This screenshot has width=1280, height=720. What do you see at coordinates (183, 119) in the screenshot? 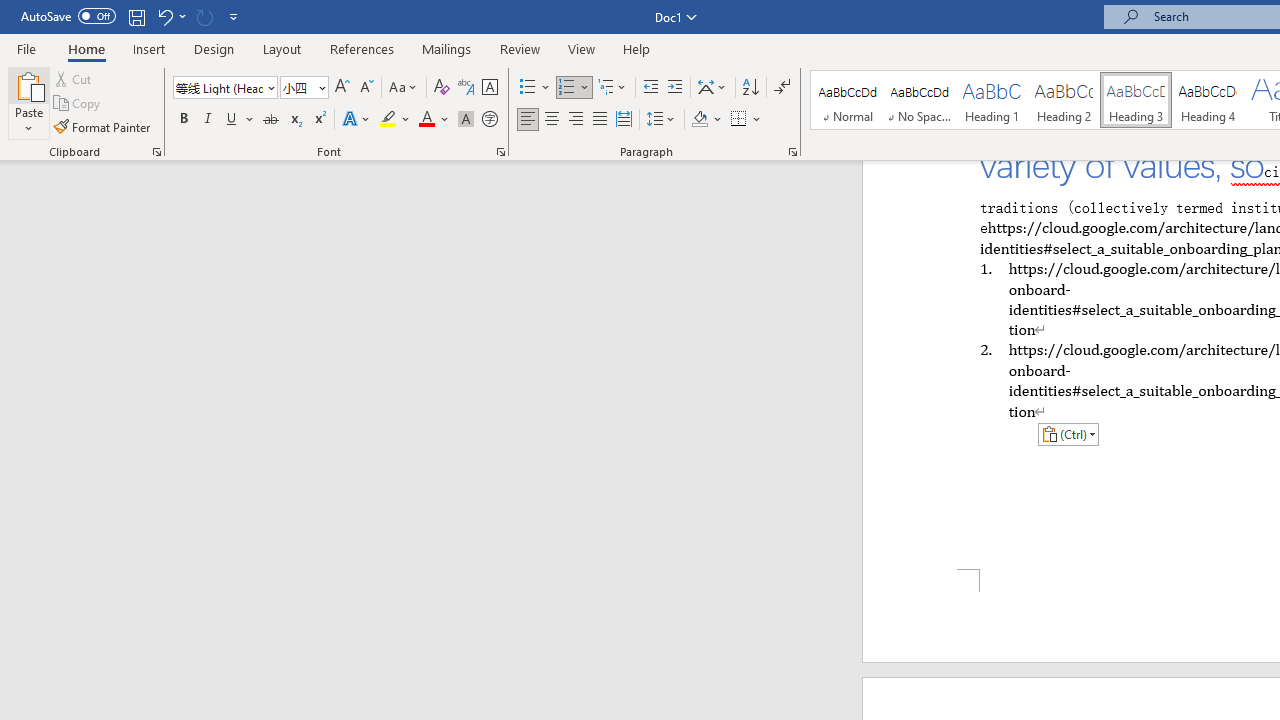
I see `'Bold'` at bounding box center [183, 119].